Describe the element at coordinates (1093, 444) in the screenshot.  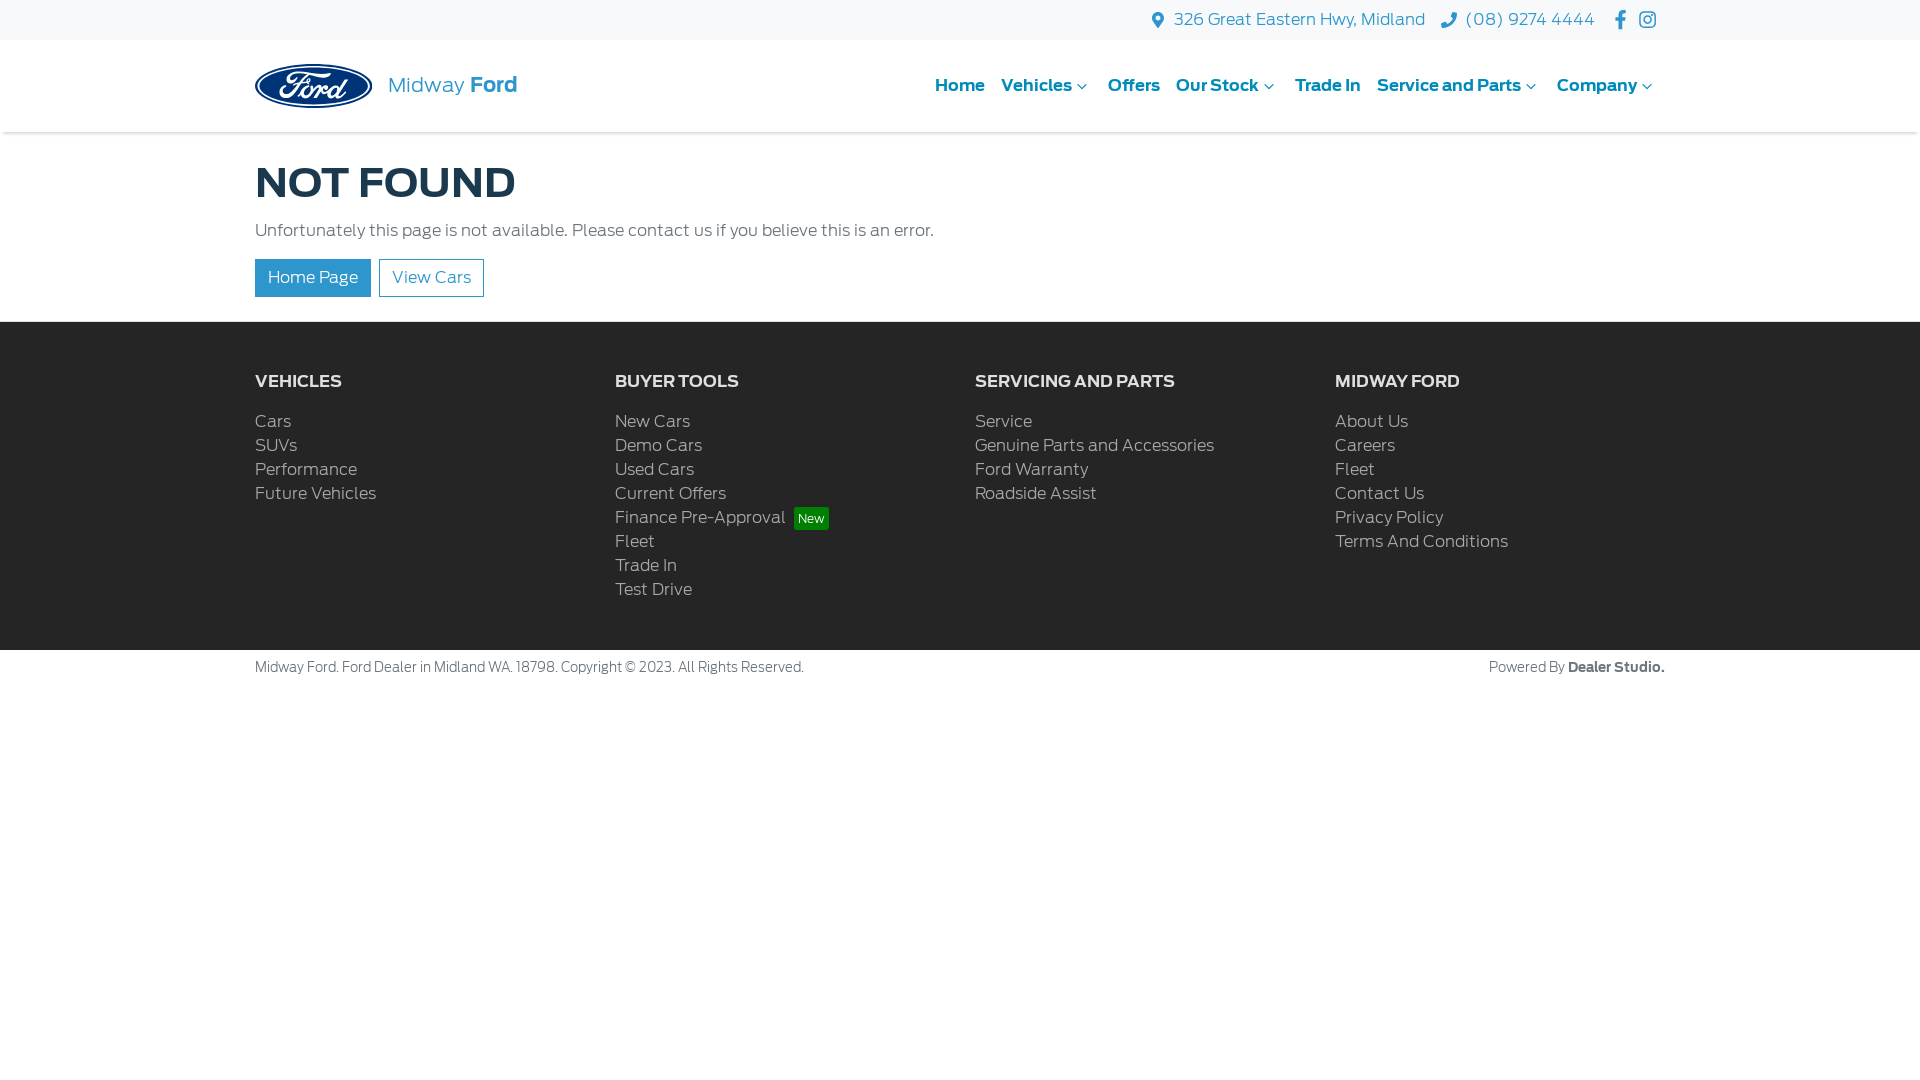
I see `'Genuine Parts and Accessories'` at that location.